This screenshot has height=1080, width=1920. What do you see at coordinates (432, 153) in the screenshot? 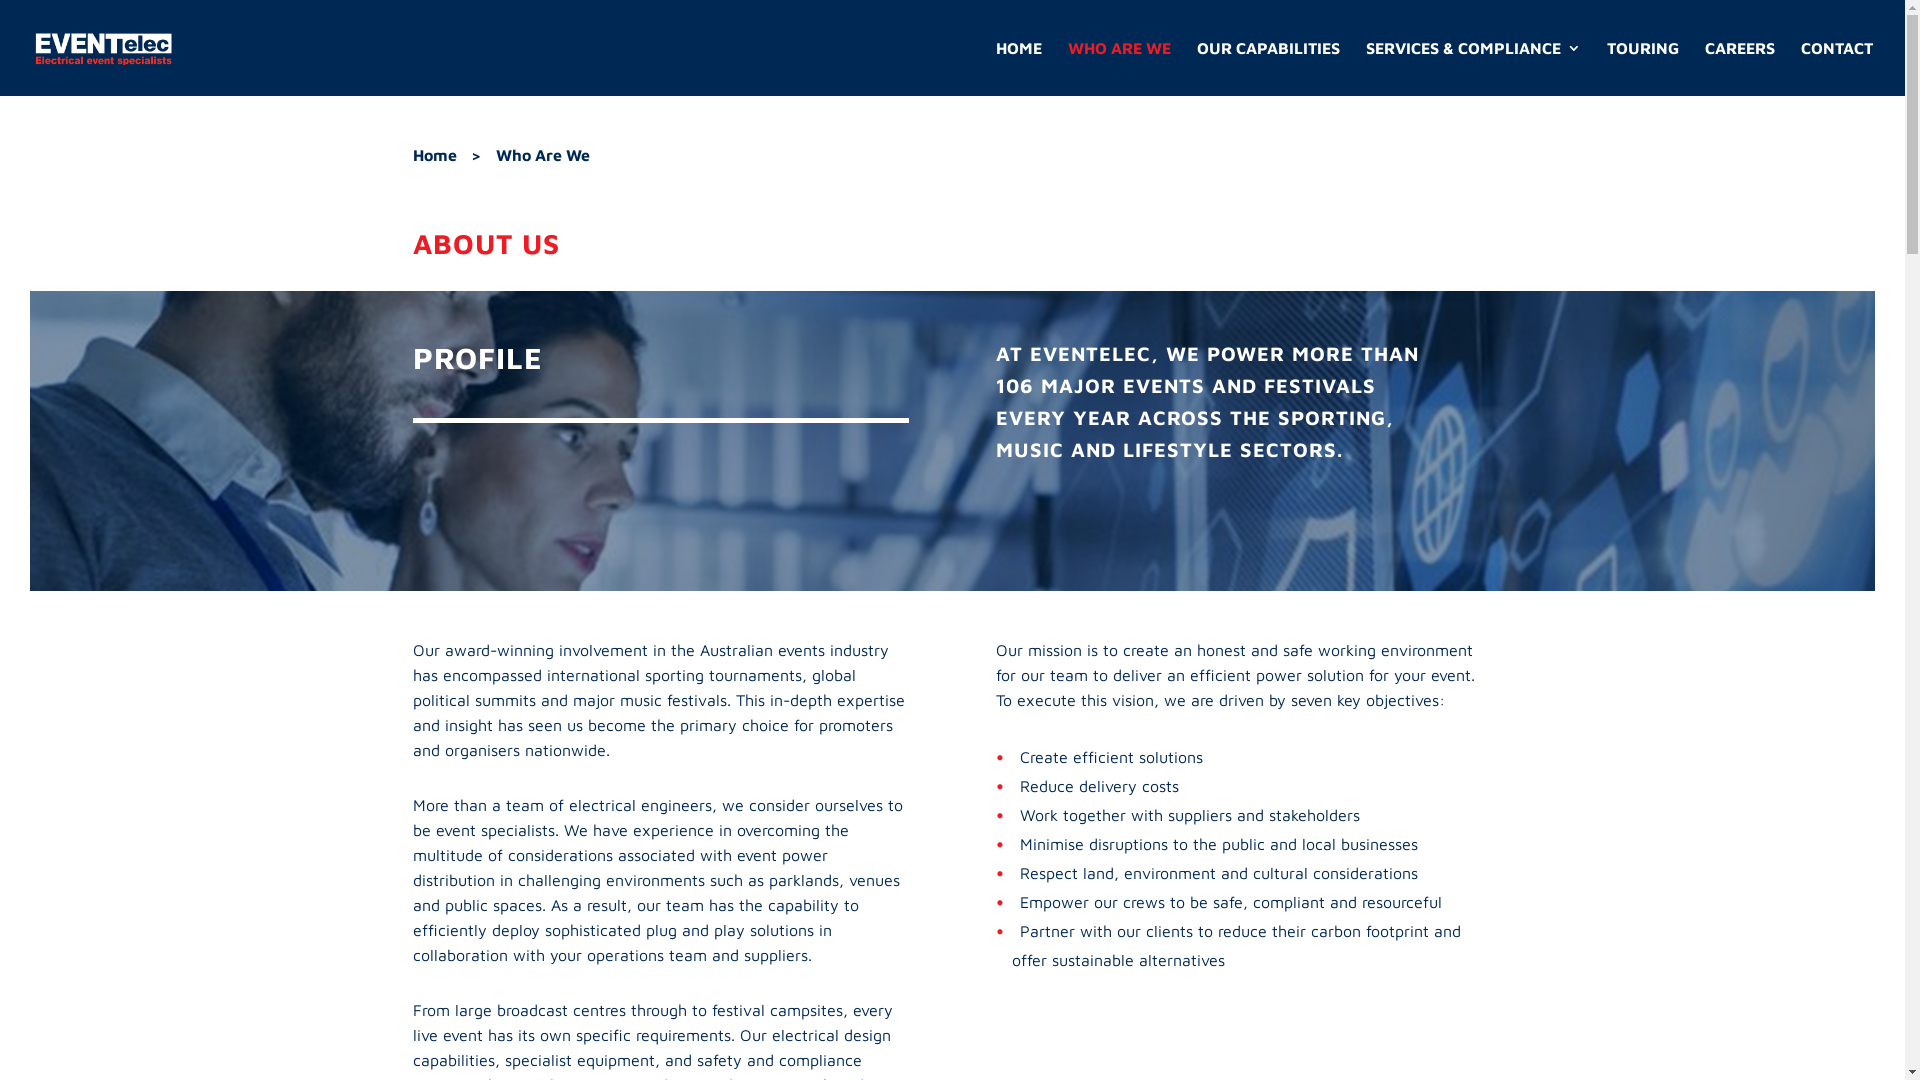
I see `'Home'` at bounding box center [432, 153].